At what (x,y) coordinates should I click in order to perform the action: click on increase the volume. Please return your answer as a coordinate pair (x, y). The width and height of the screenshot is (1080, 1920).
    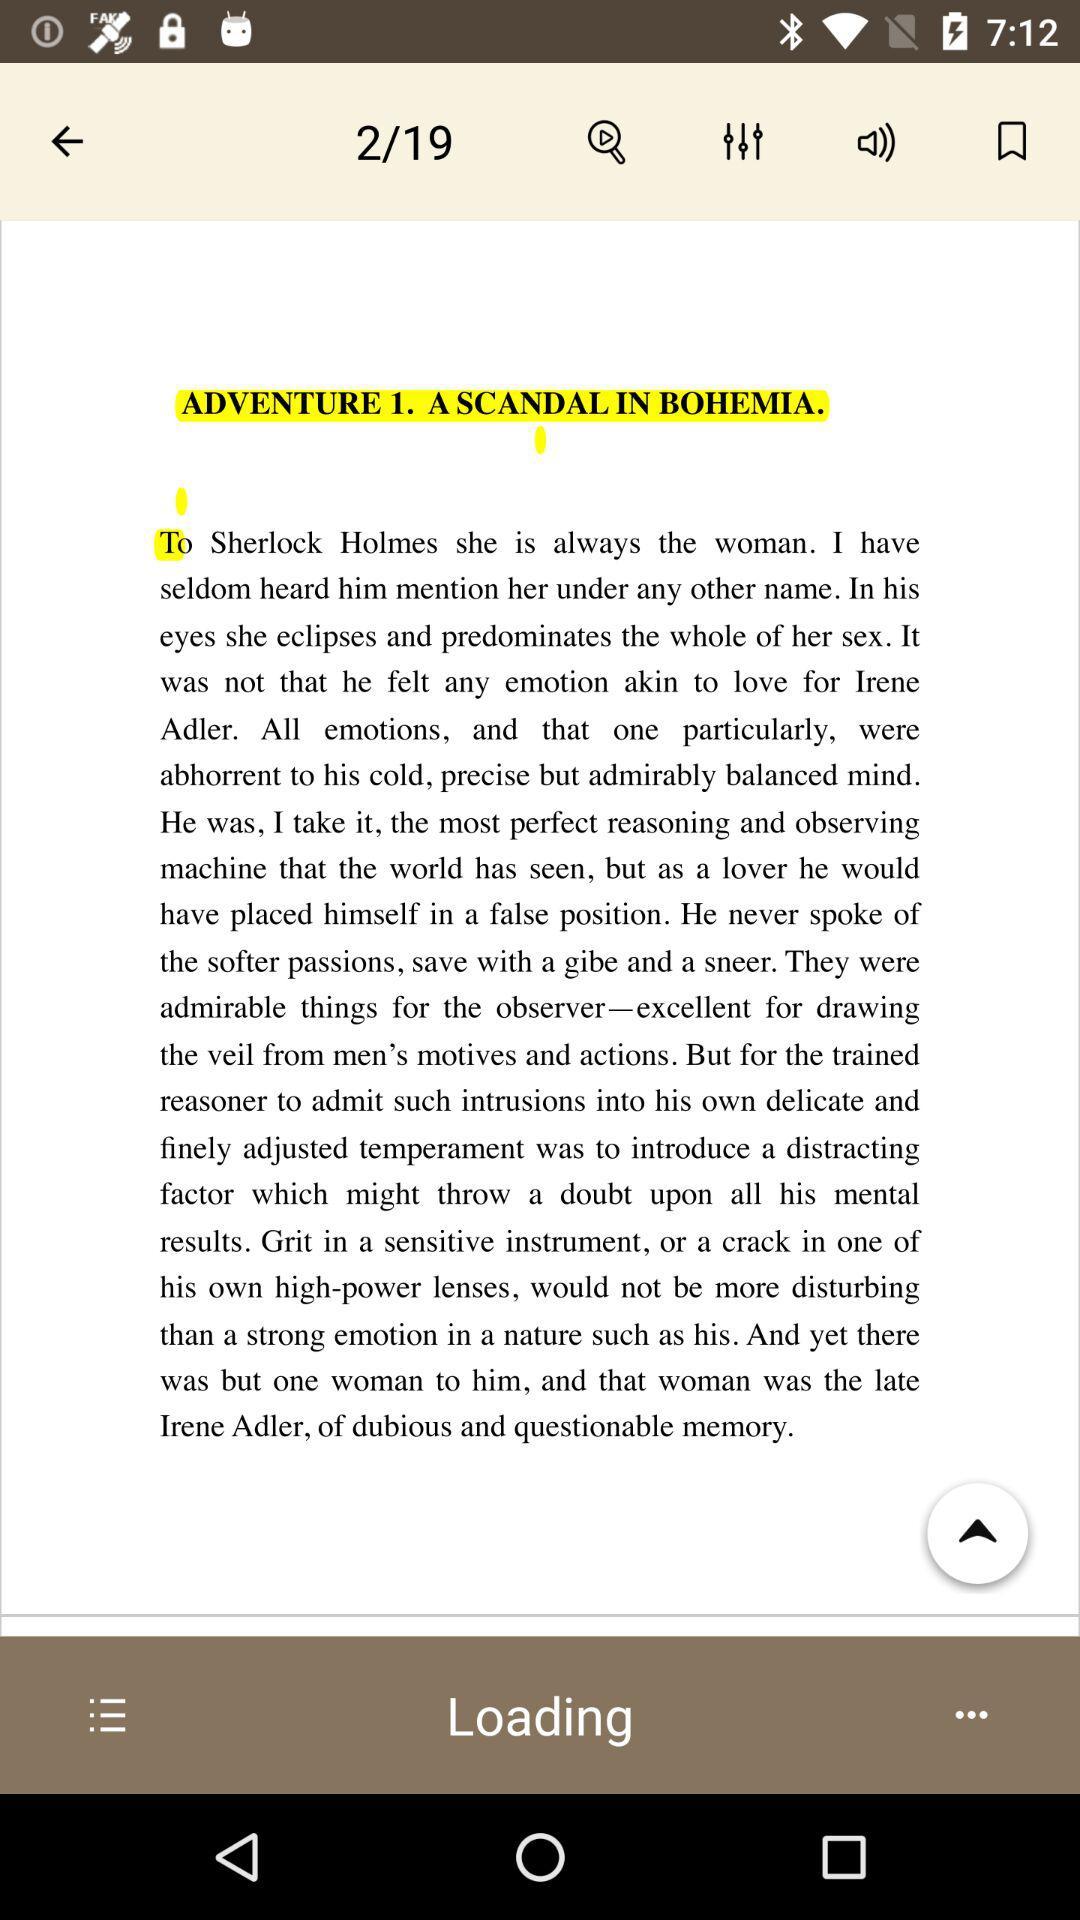
    Looking at the image, I should click on (876, 140).